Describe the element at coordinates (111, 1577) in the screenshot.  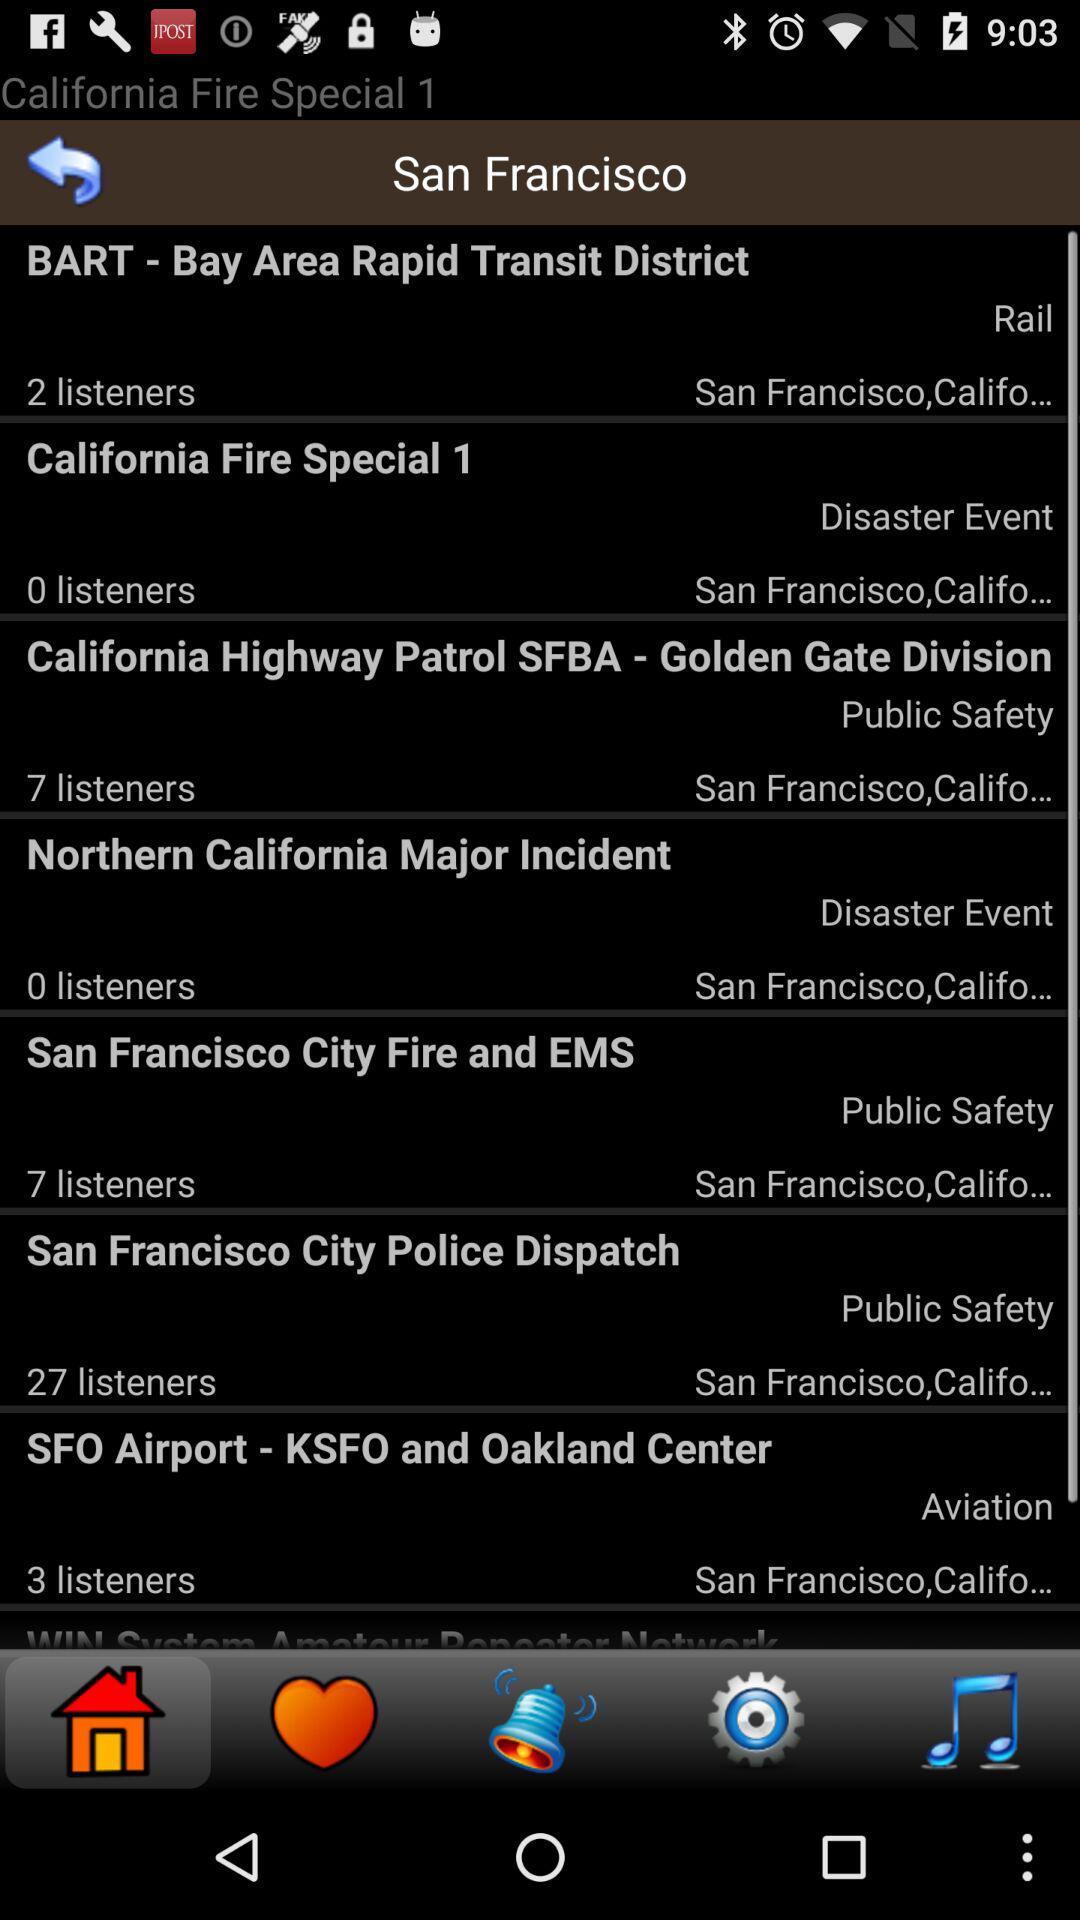
I see `3 listeners app` at that location.